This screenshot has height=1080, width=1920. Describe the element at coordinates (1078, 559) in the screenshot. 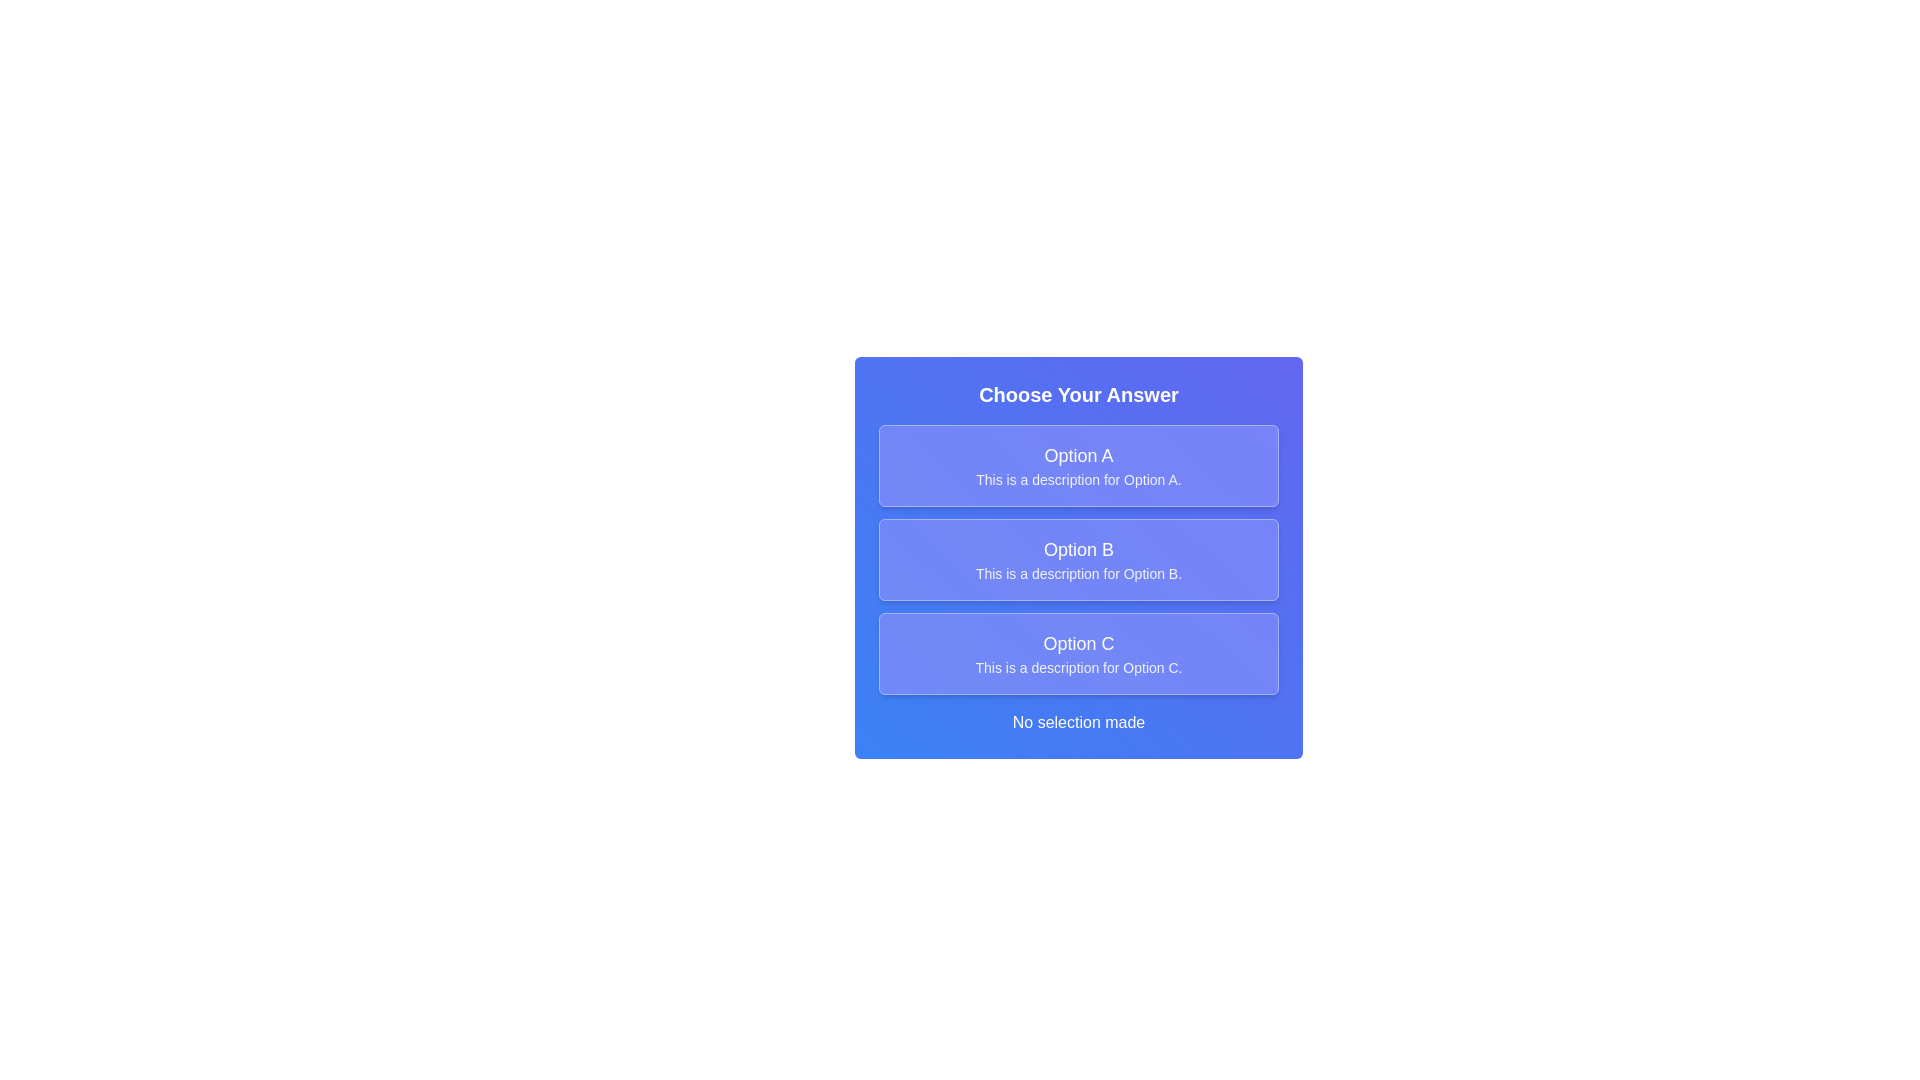

I see `the second list item titled 'Option B'` at that location.